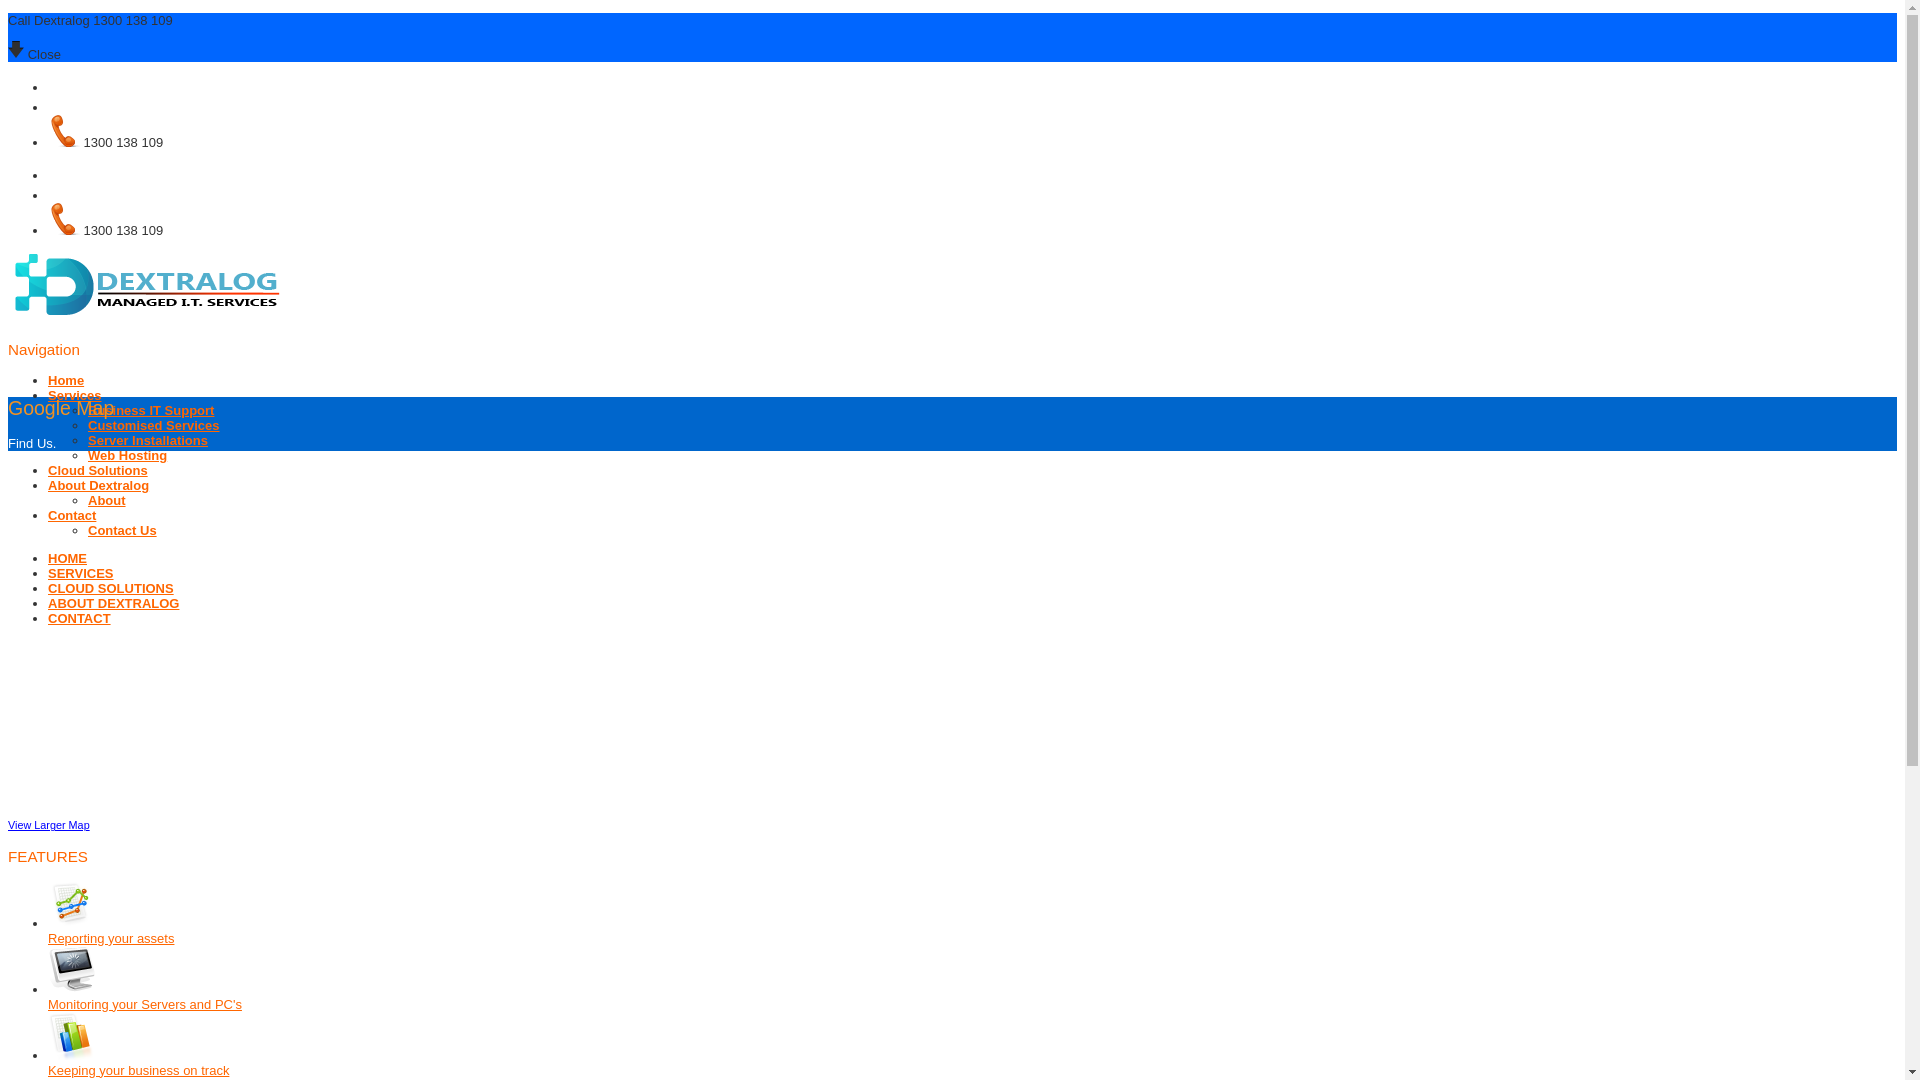 The height and width of the screenshot is (1080, 1920). Describe the element at coordinates (75, 395) in the screenshot. I see `'Services'` at that location.